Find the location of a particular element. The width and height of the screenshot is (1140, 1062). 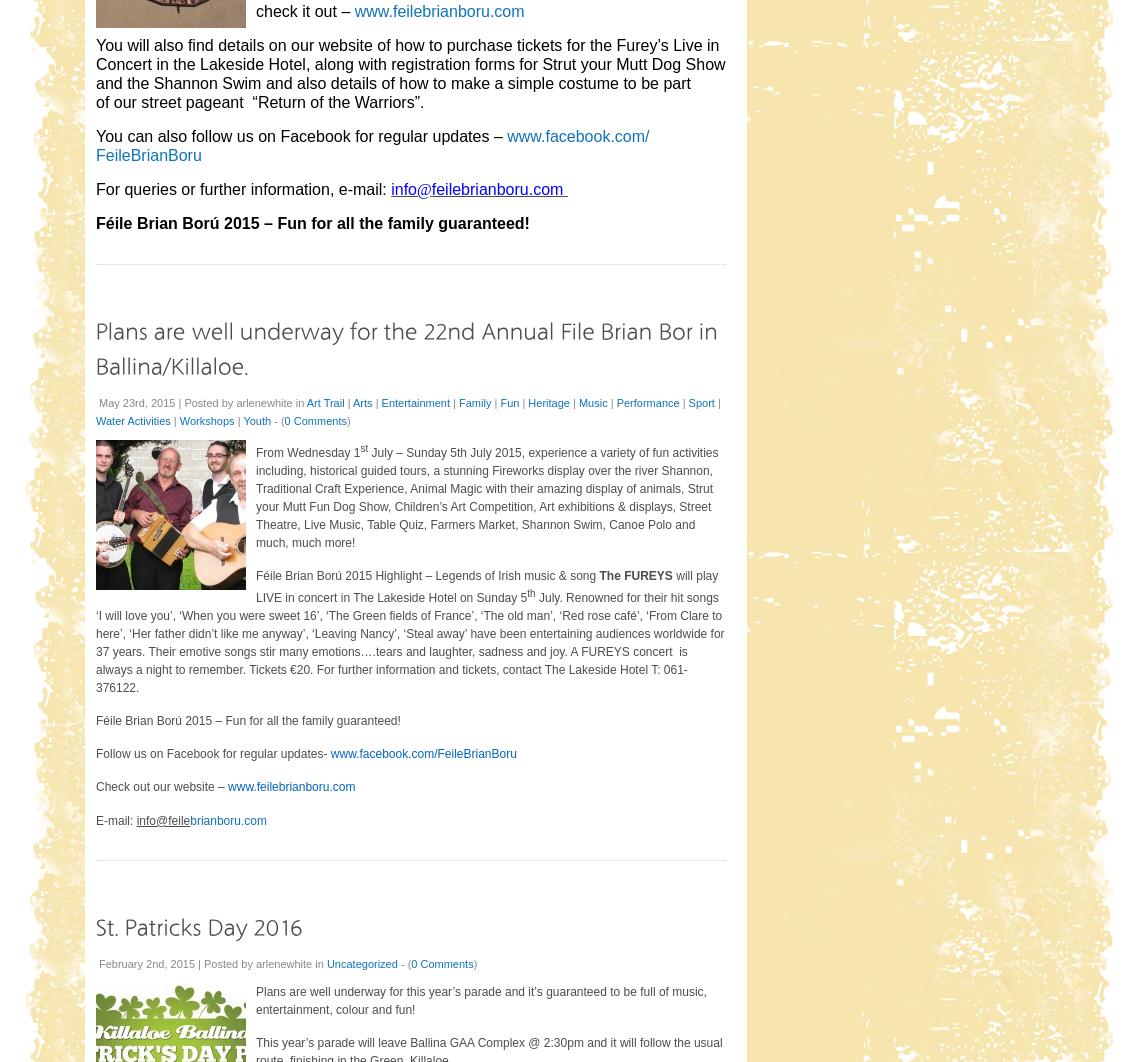

'Performance' is located at coordinates (646, 400).